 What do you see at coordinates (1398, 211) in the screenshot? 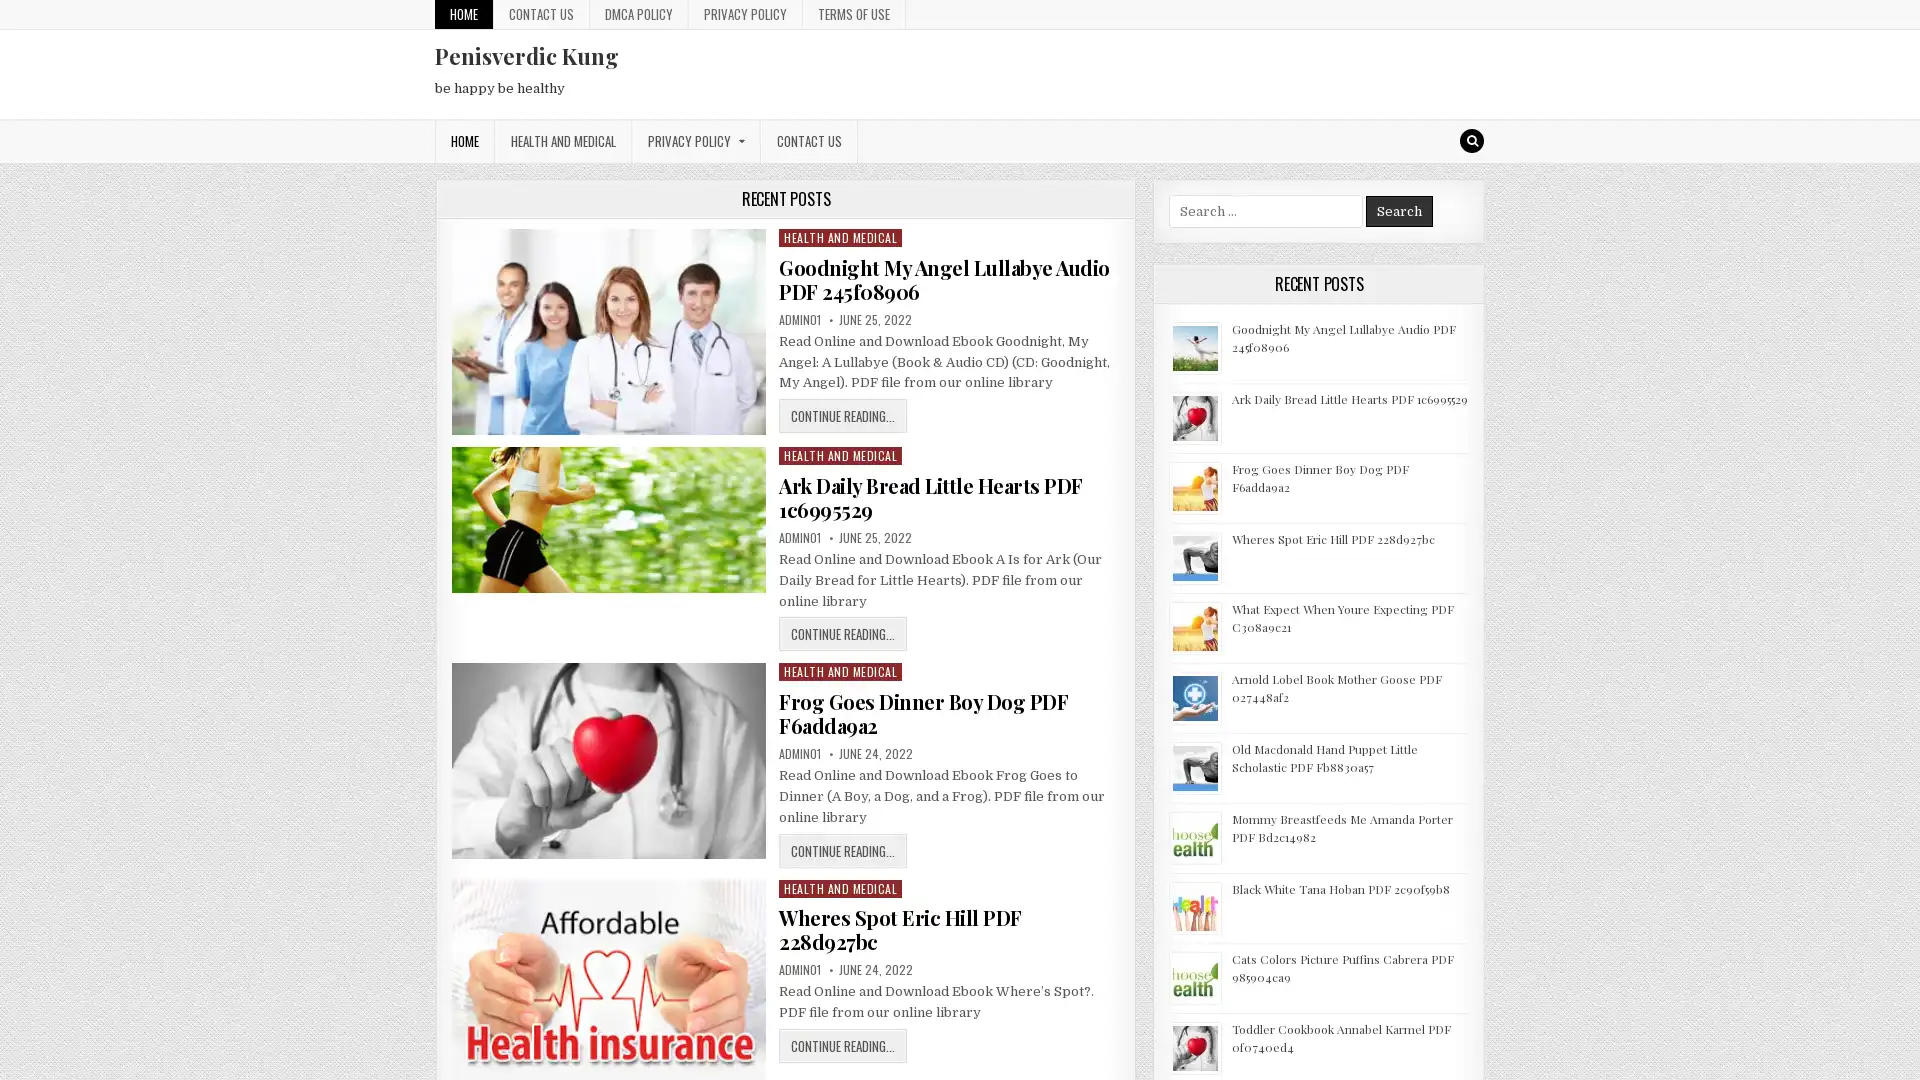
I see `Search` at bounding box center [1398, 211].